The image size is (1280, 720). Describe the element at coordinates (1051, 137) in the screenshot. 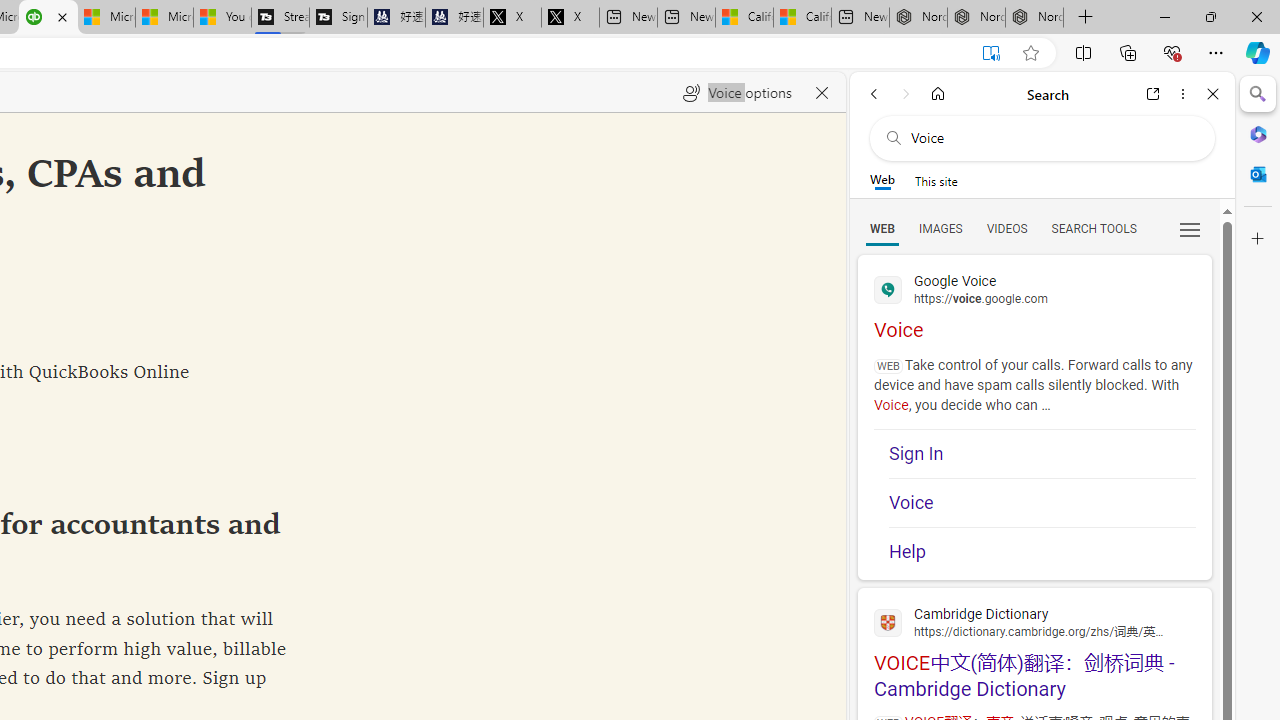

I see `'Search the web'` at that location.